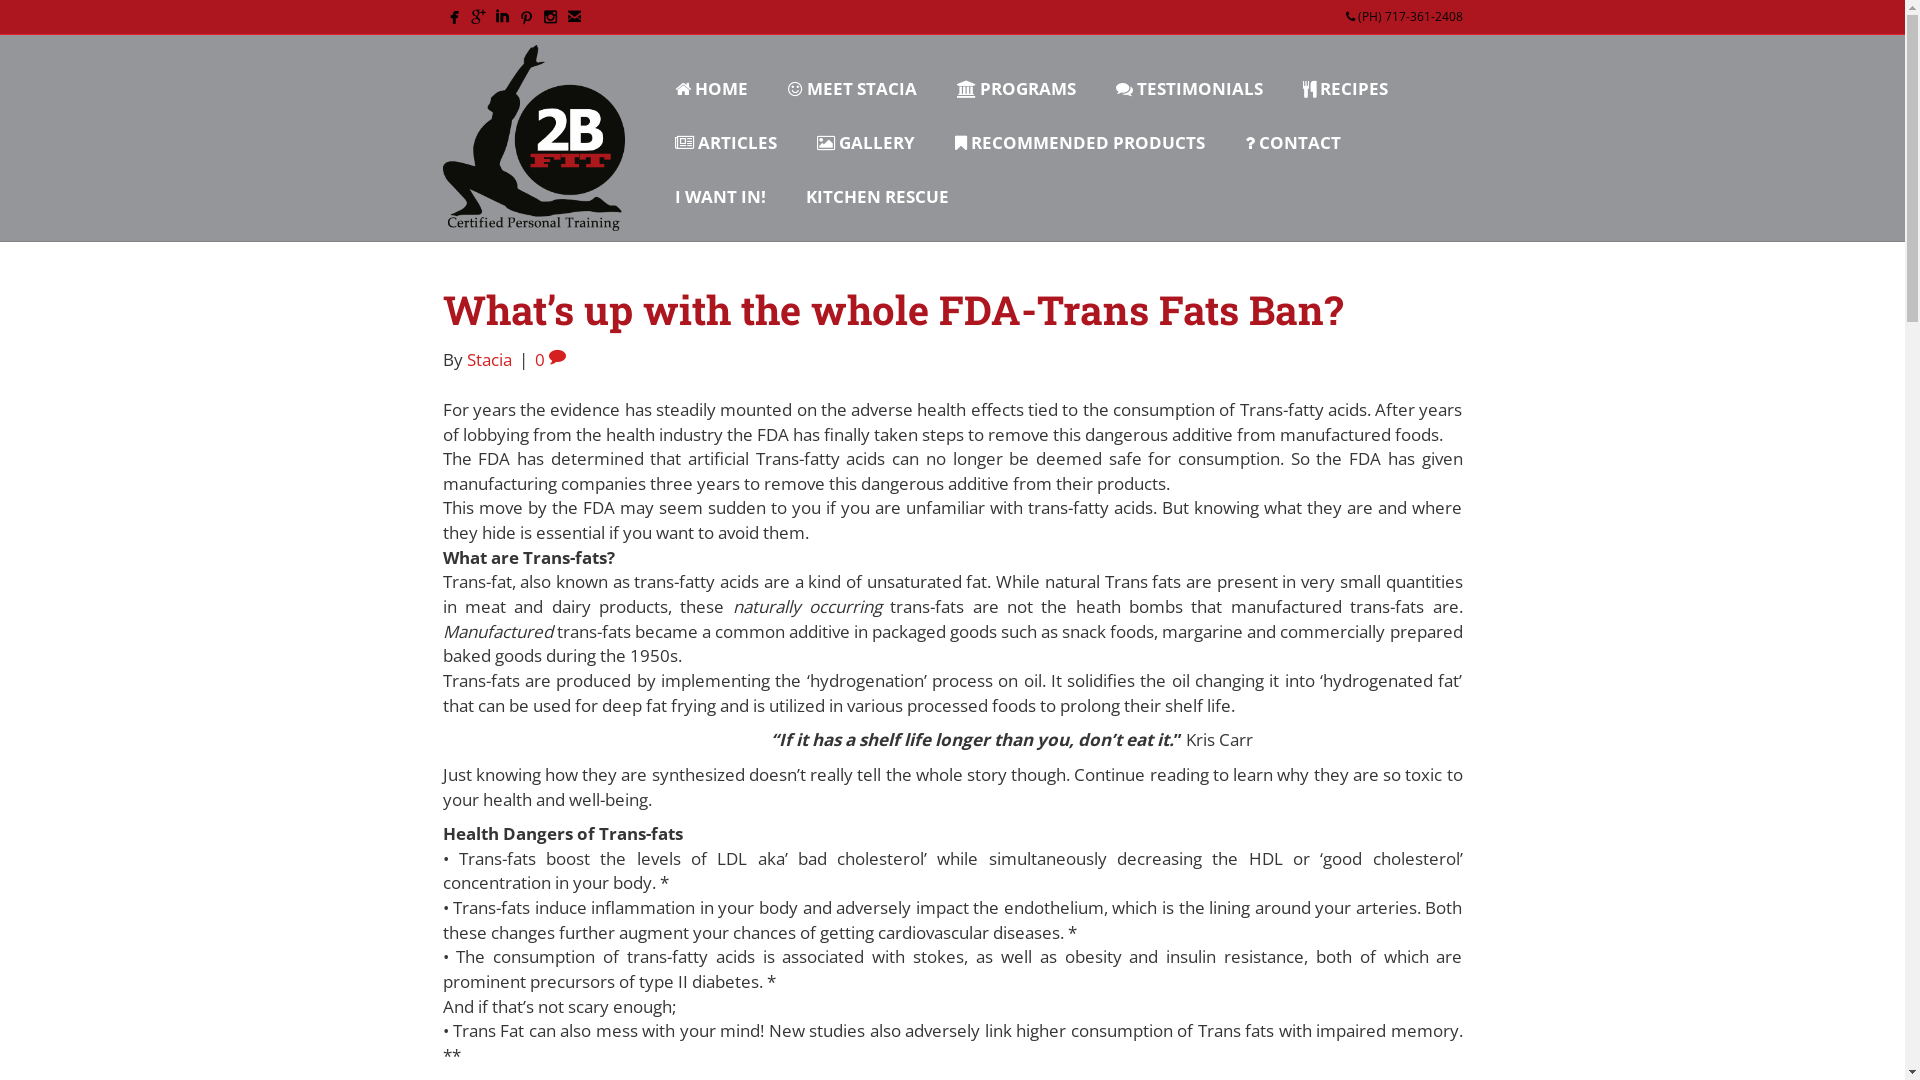 The width and height of the screenshot is (1920, 1080). I want to click on 'RECIPES', so click(1282, 83).